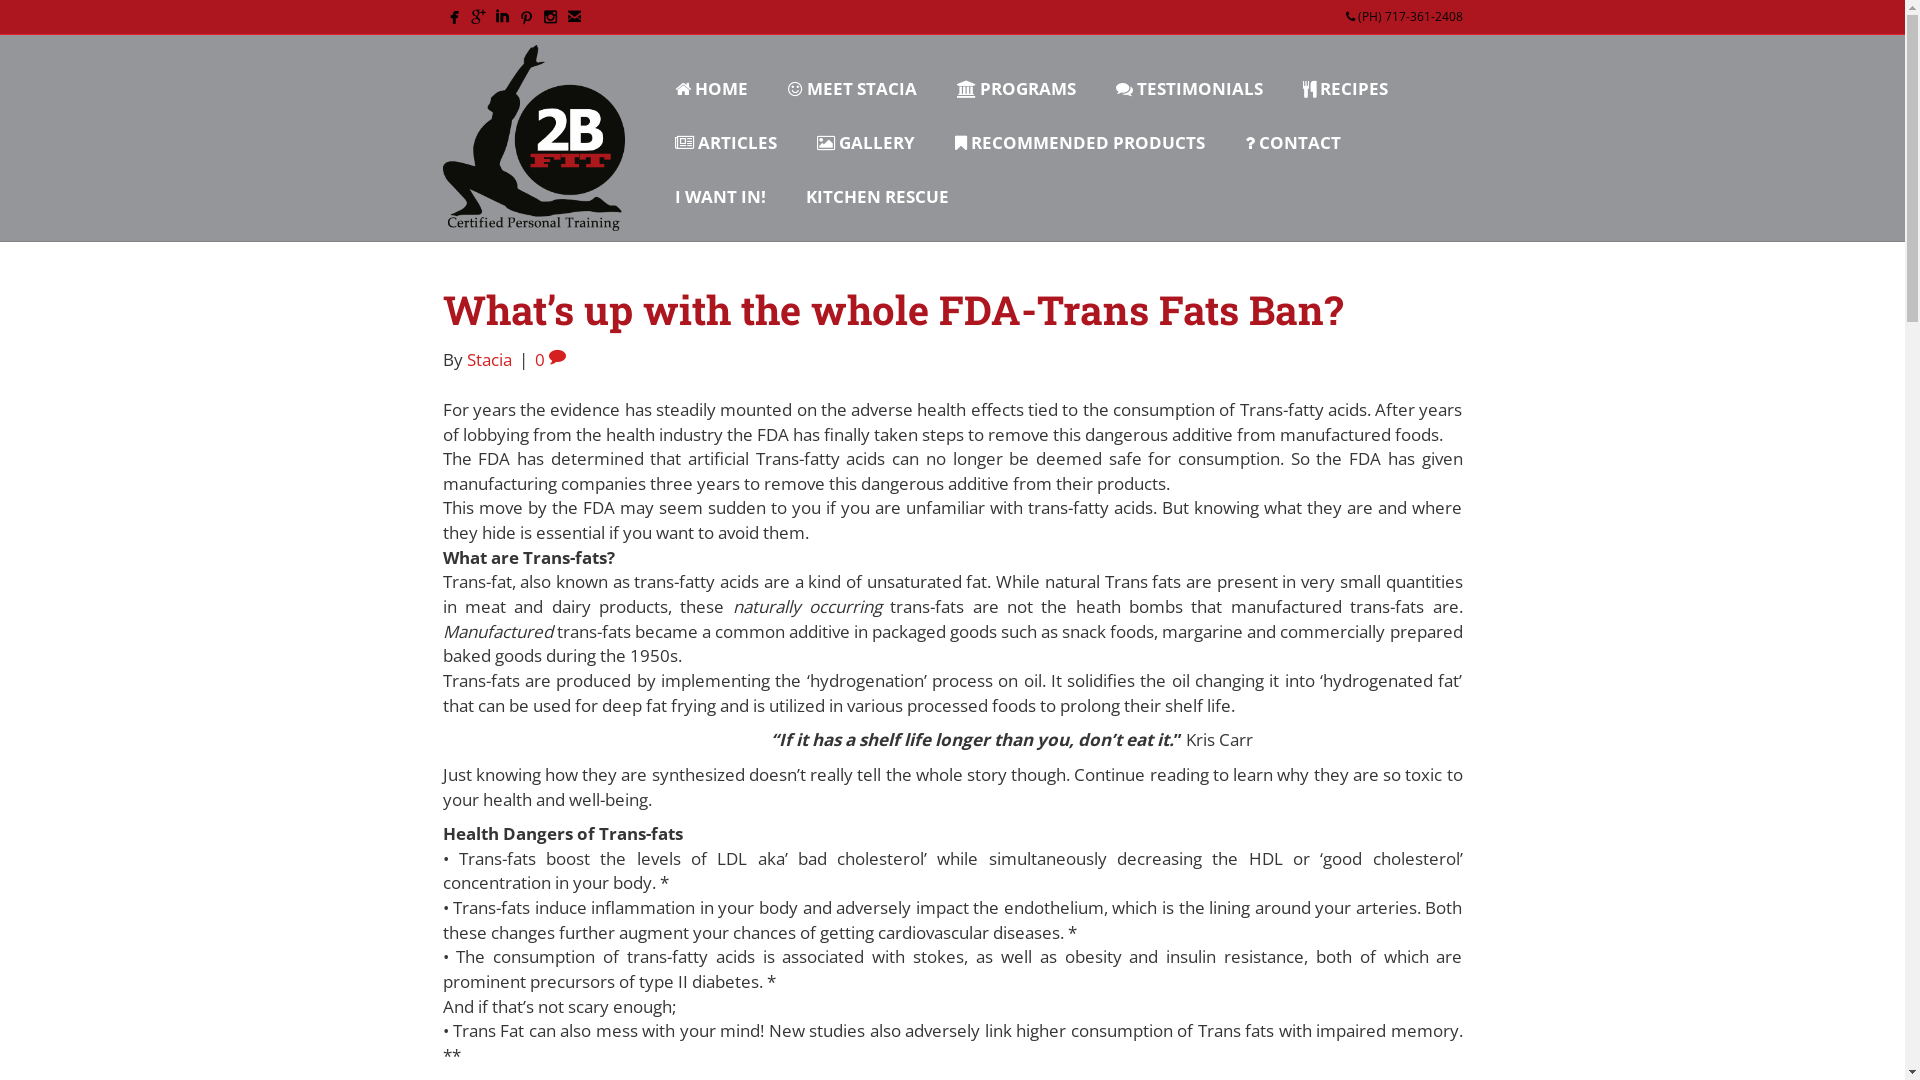 The width and height of the screenshot is (1920, 1080). I want to click on 'RECIPES', so click(1282, 83).